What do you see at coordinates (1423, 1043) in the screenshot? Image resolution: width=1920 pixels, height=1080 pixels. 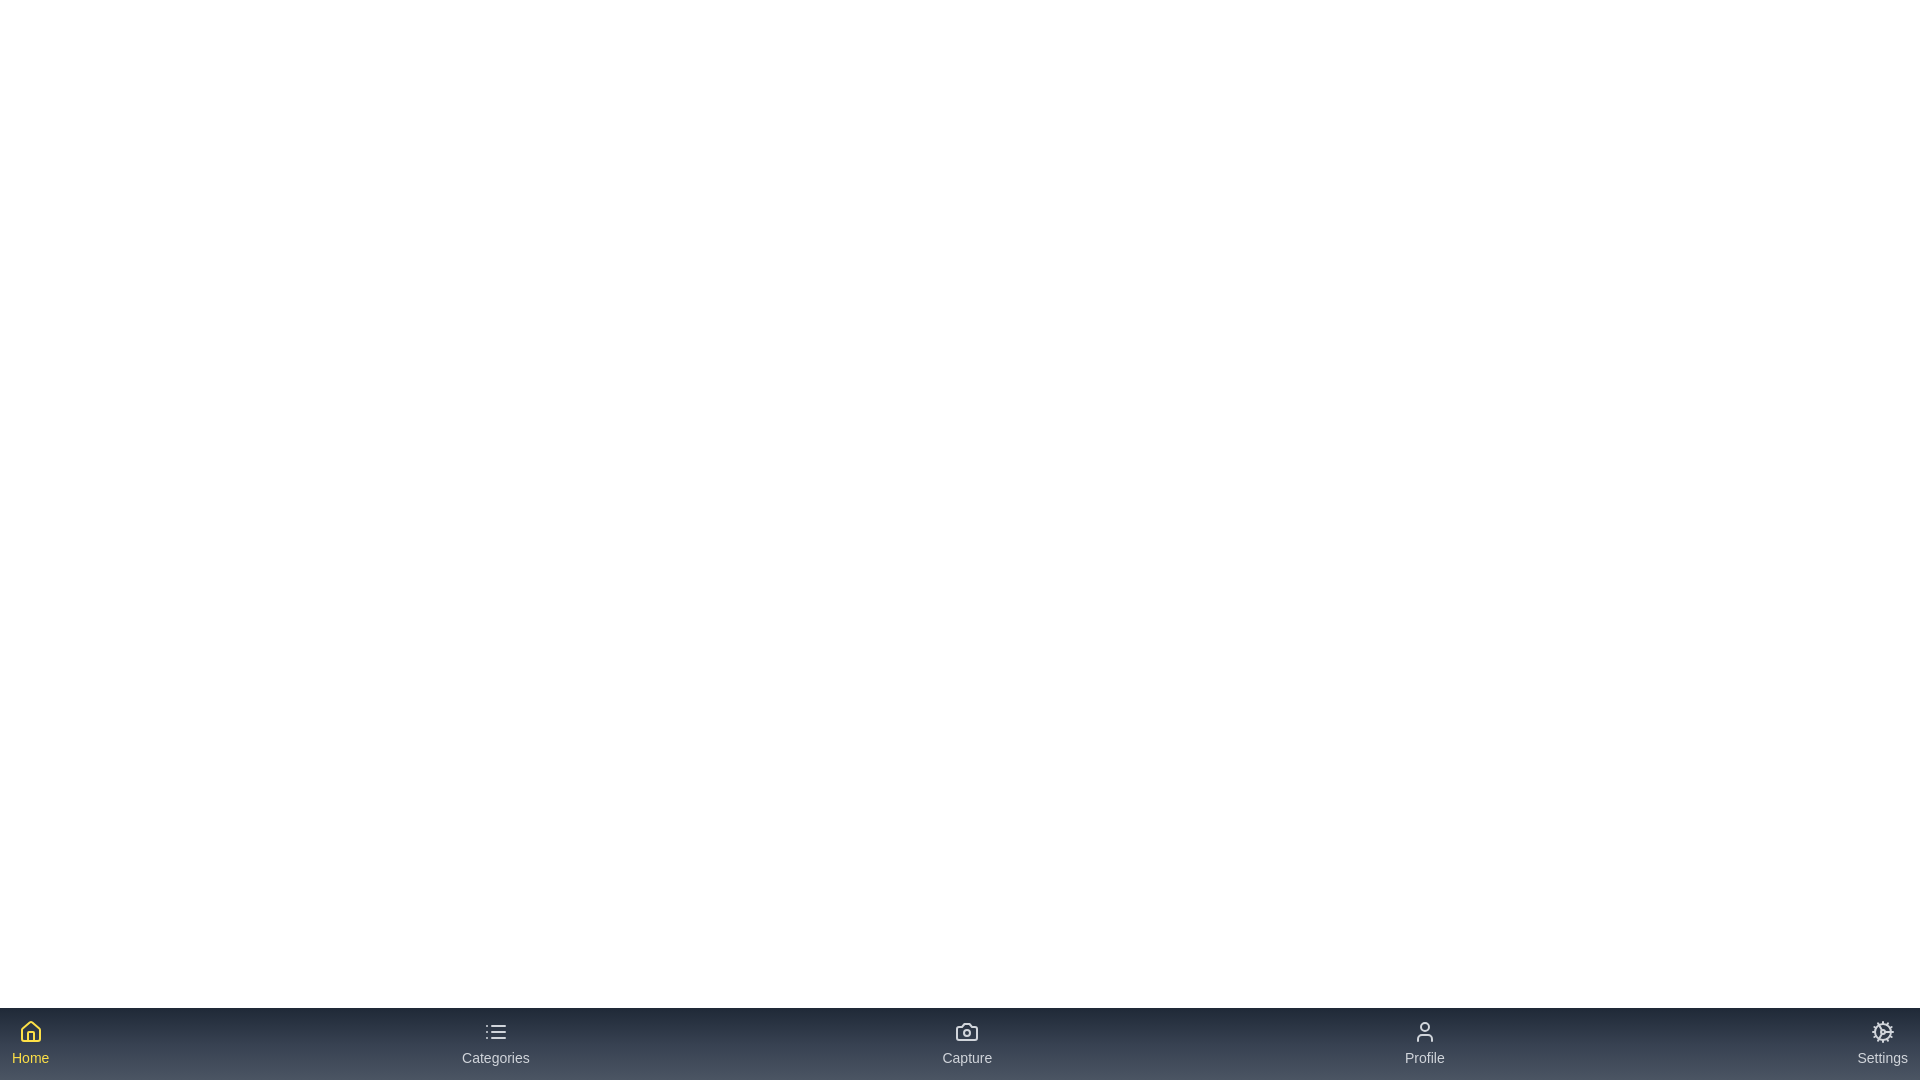 I see `the tab labeled 'Profile' to see its hover effect` at bounding box center [1423, 1043].